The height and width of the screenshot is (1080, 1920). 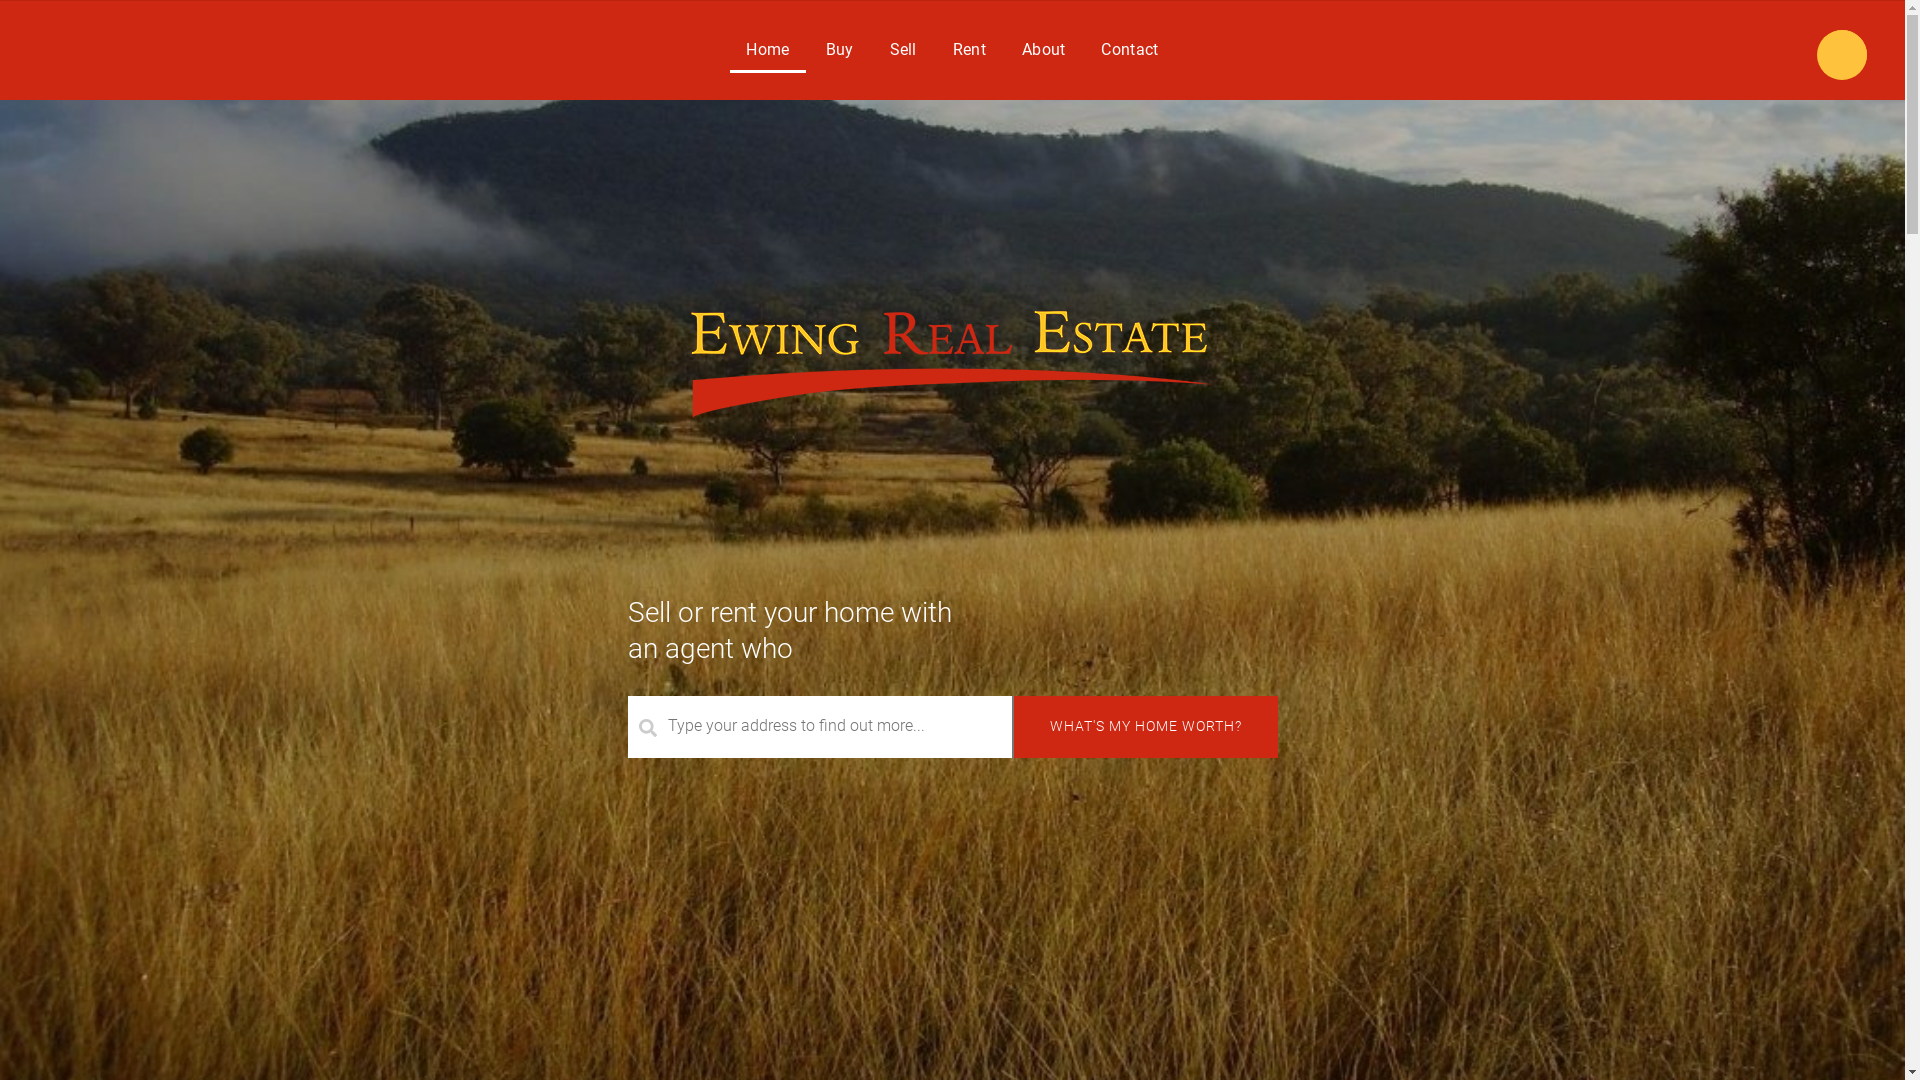 What do you see at coordinates (1129, 49) in the screenshot?
I see `'Contact'` at bounding box center [1129, 49].